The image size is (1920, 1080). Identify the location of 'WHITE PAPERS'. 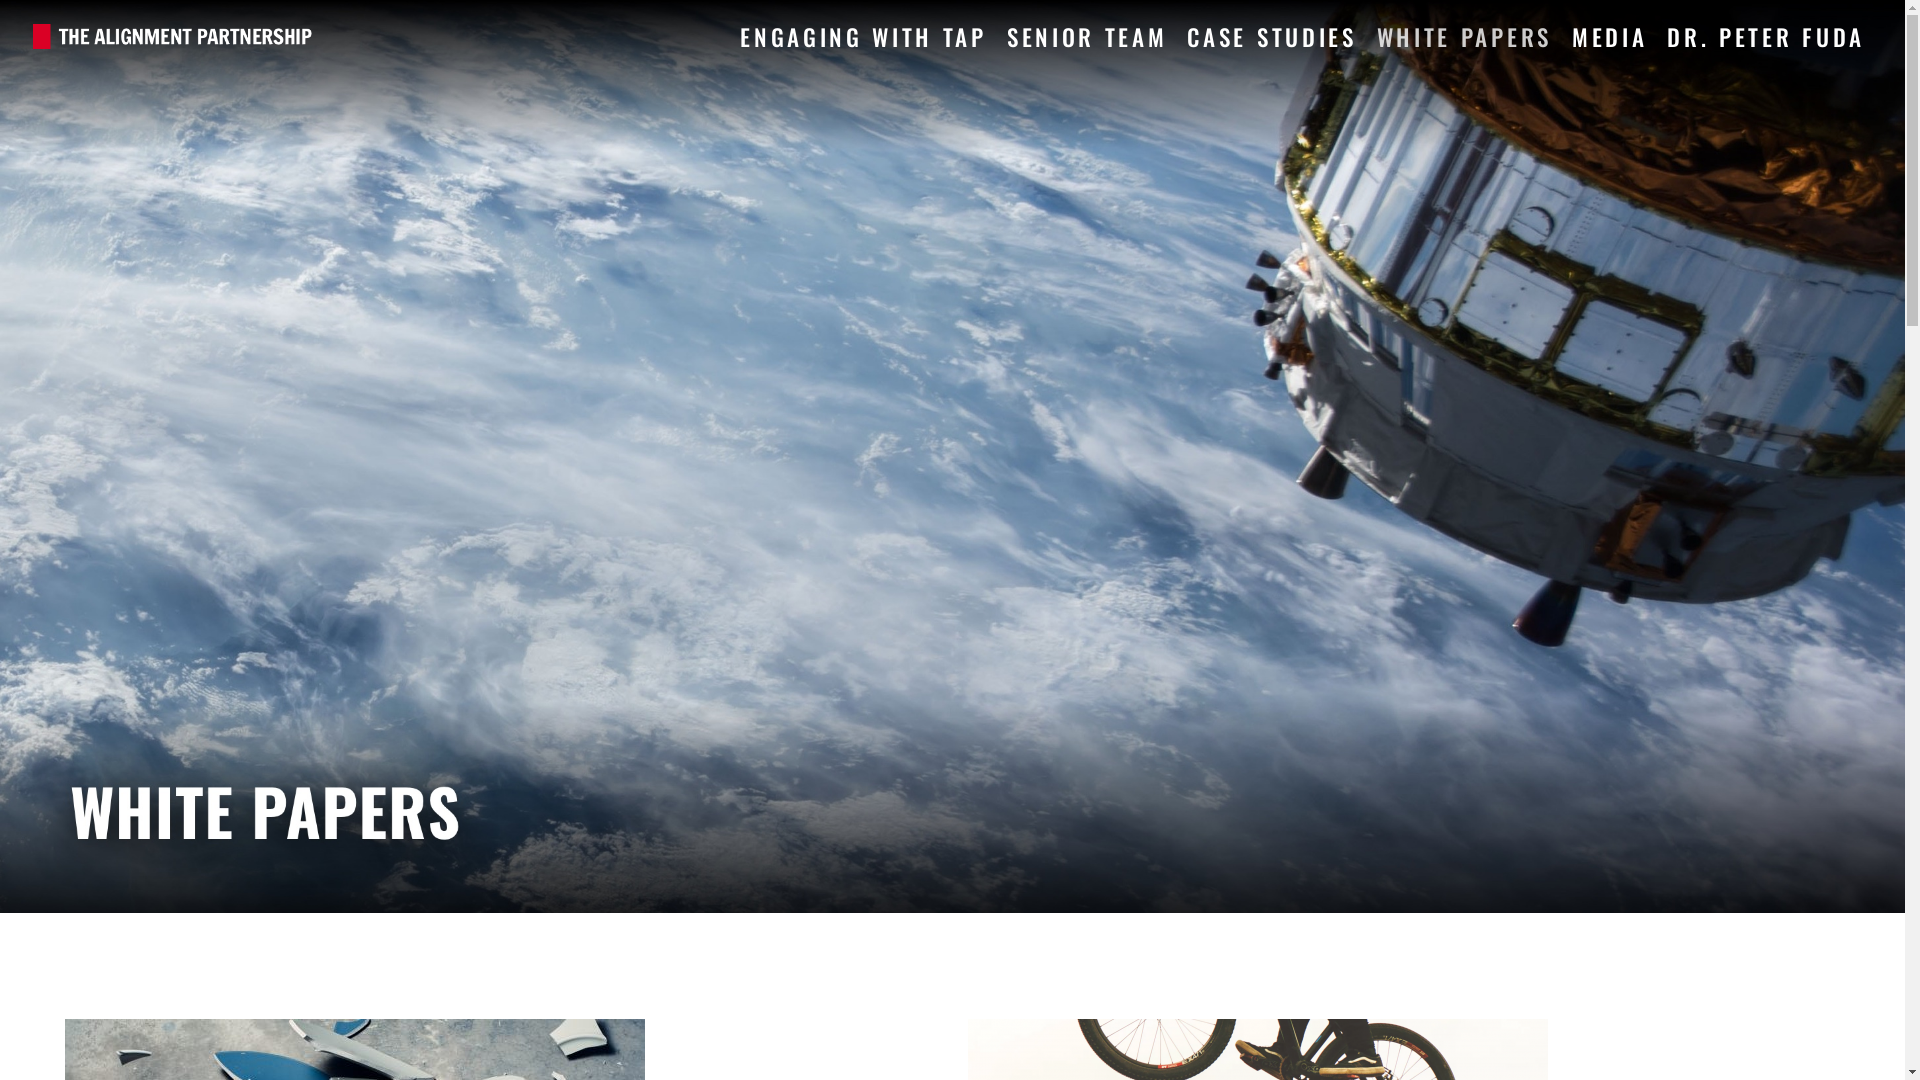
(1464, 34).